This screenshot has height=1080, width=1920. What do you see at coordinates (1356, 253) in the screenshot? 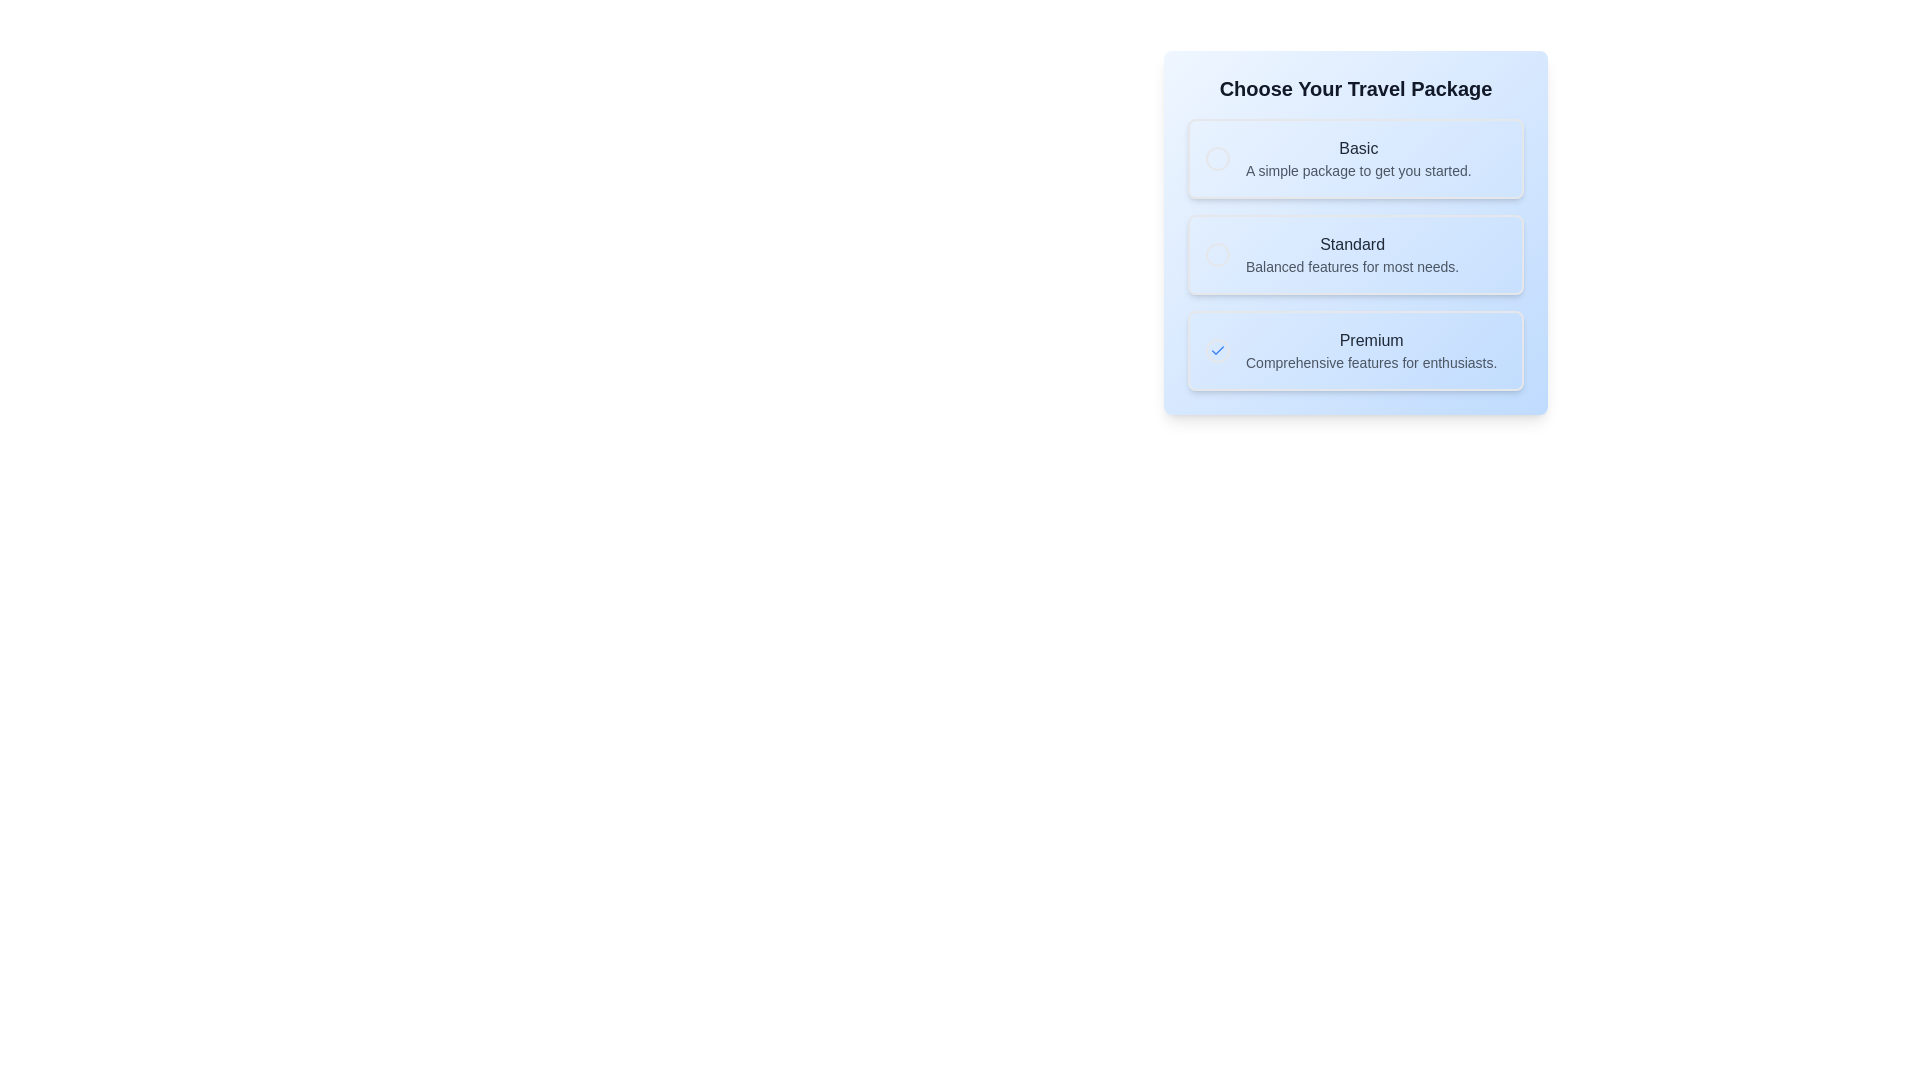
I see `the selectable list item labeled 'Standard' which is the middle option in the 'Choose Your Travel Package' card layout` at bounding box center [1356, 253].